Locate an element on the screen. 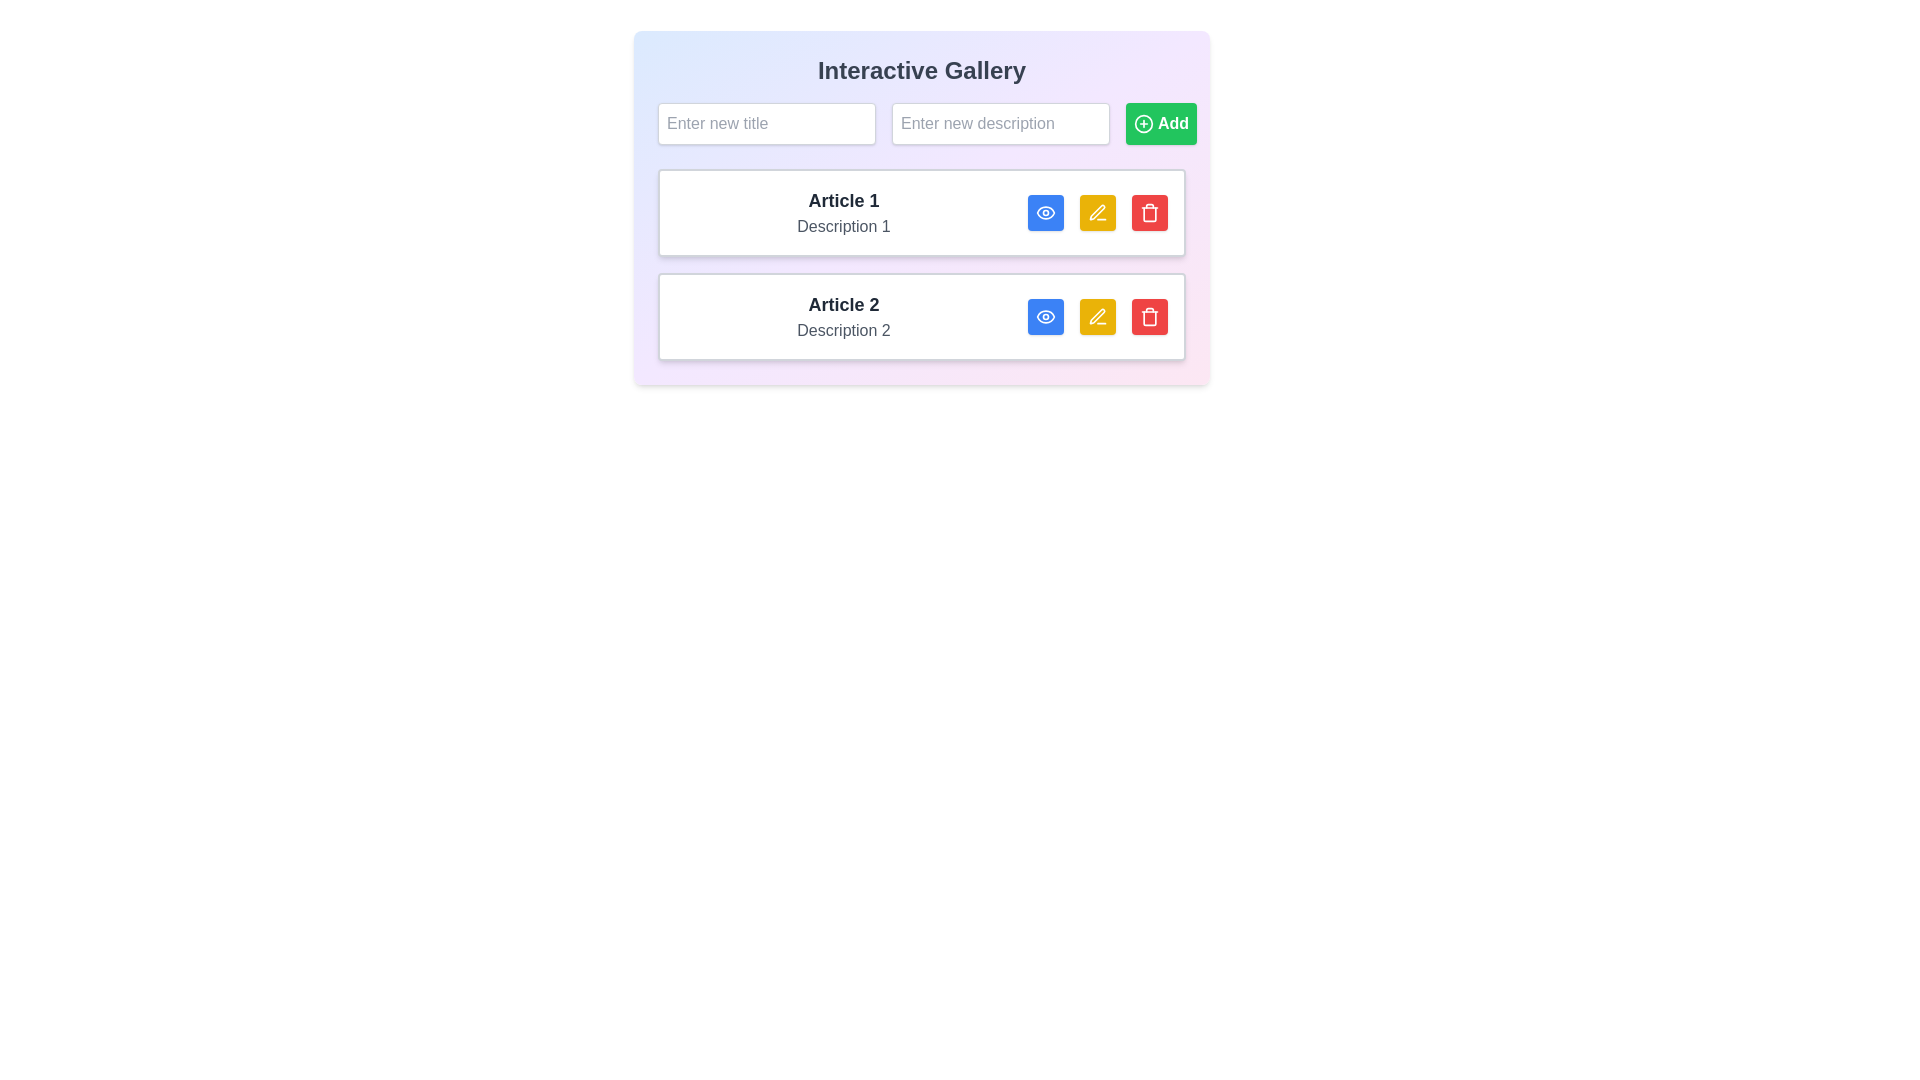 The image size is (1920, 1080). the blue button with a white eye icon located in the first list item is located at coordinates (1045, 212).